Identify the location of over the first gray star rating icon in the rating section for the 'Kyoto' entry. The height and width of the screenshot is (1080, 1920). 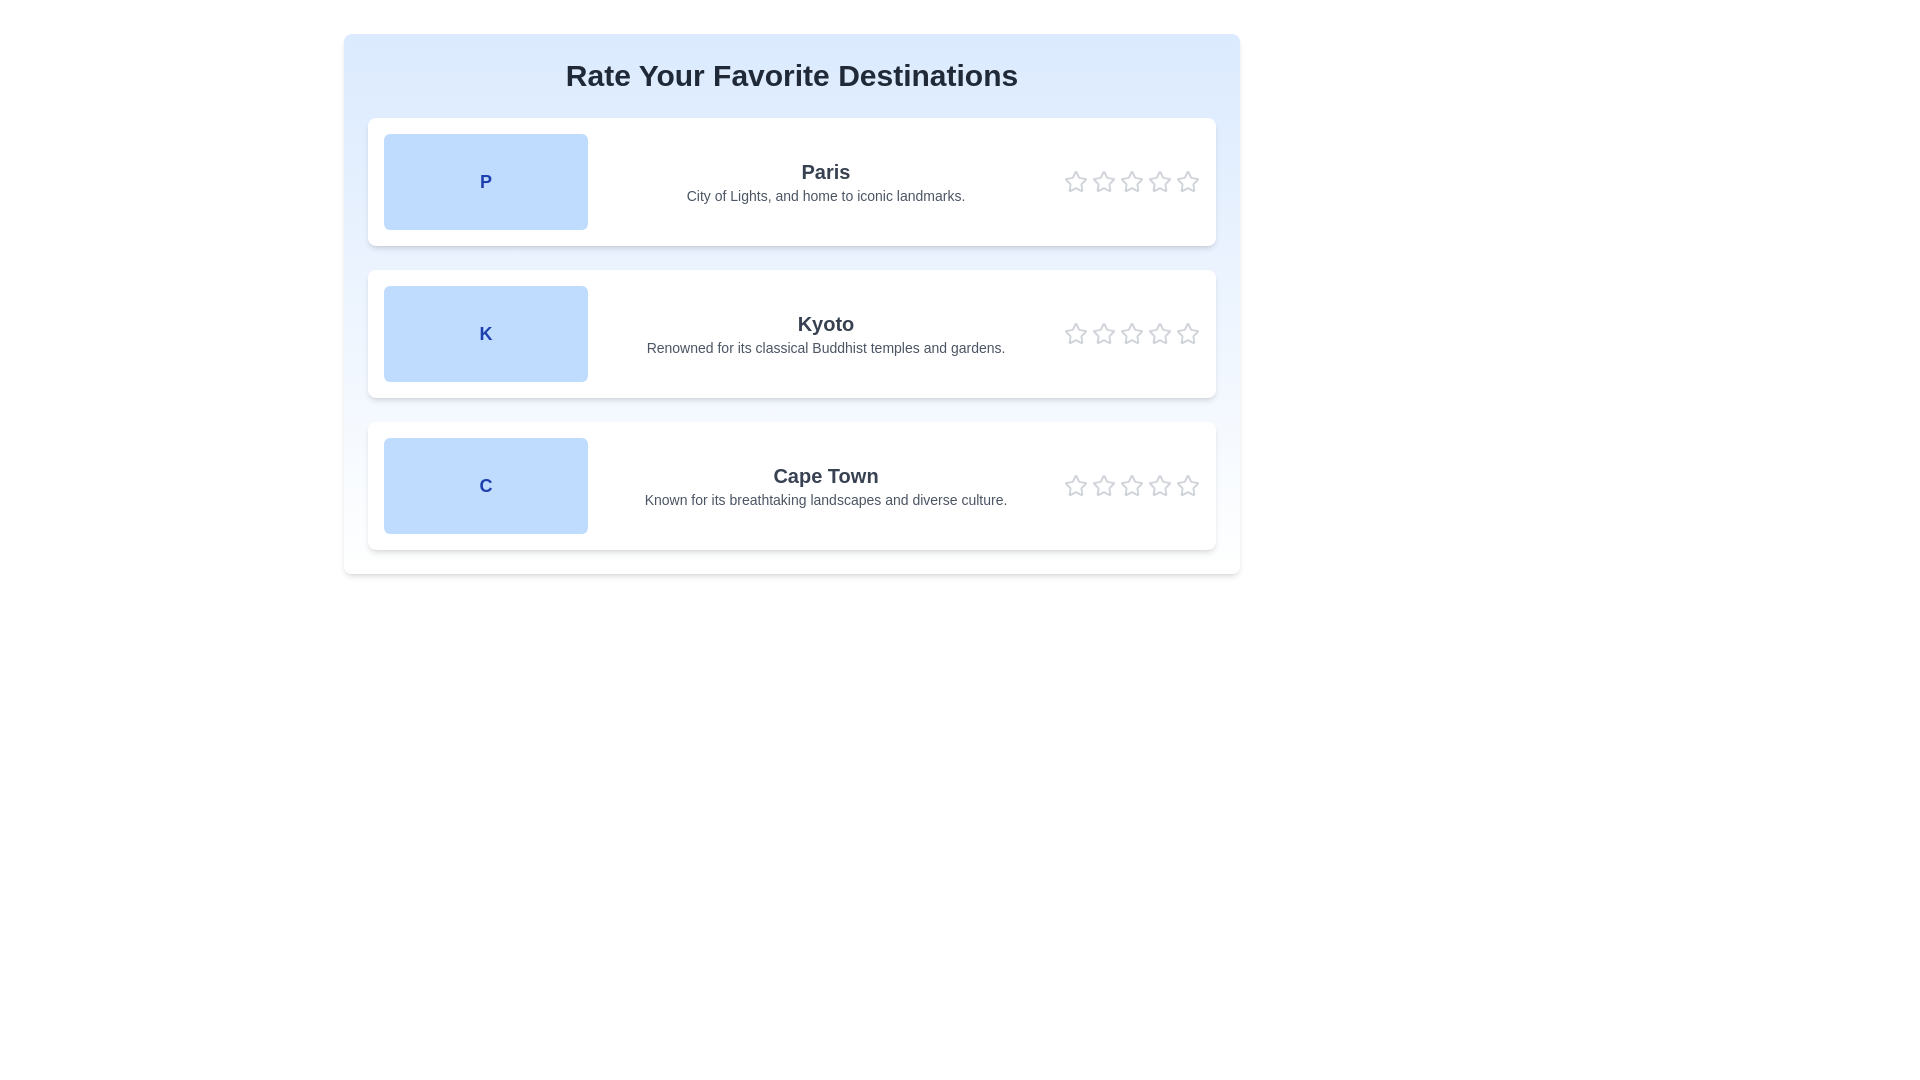
(1074, 332).